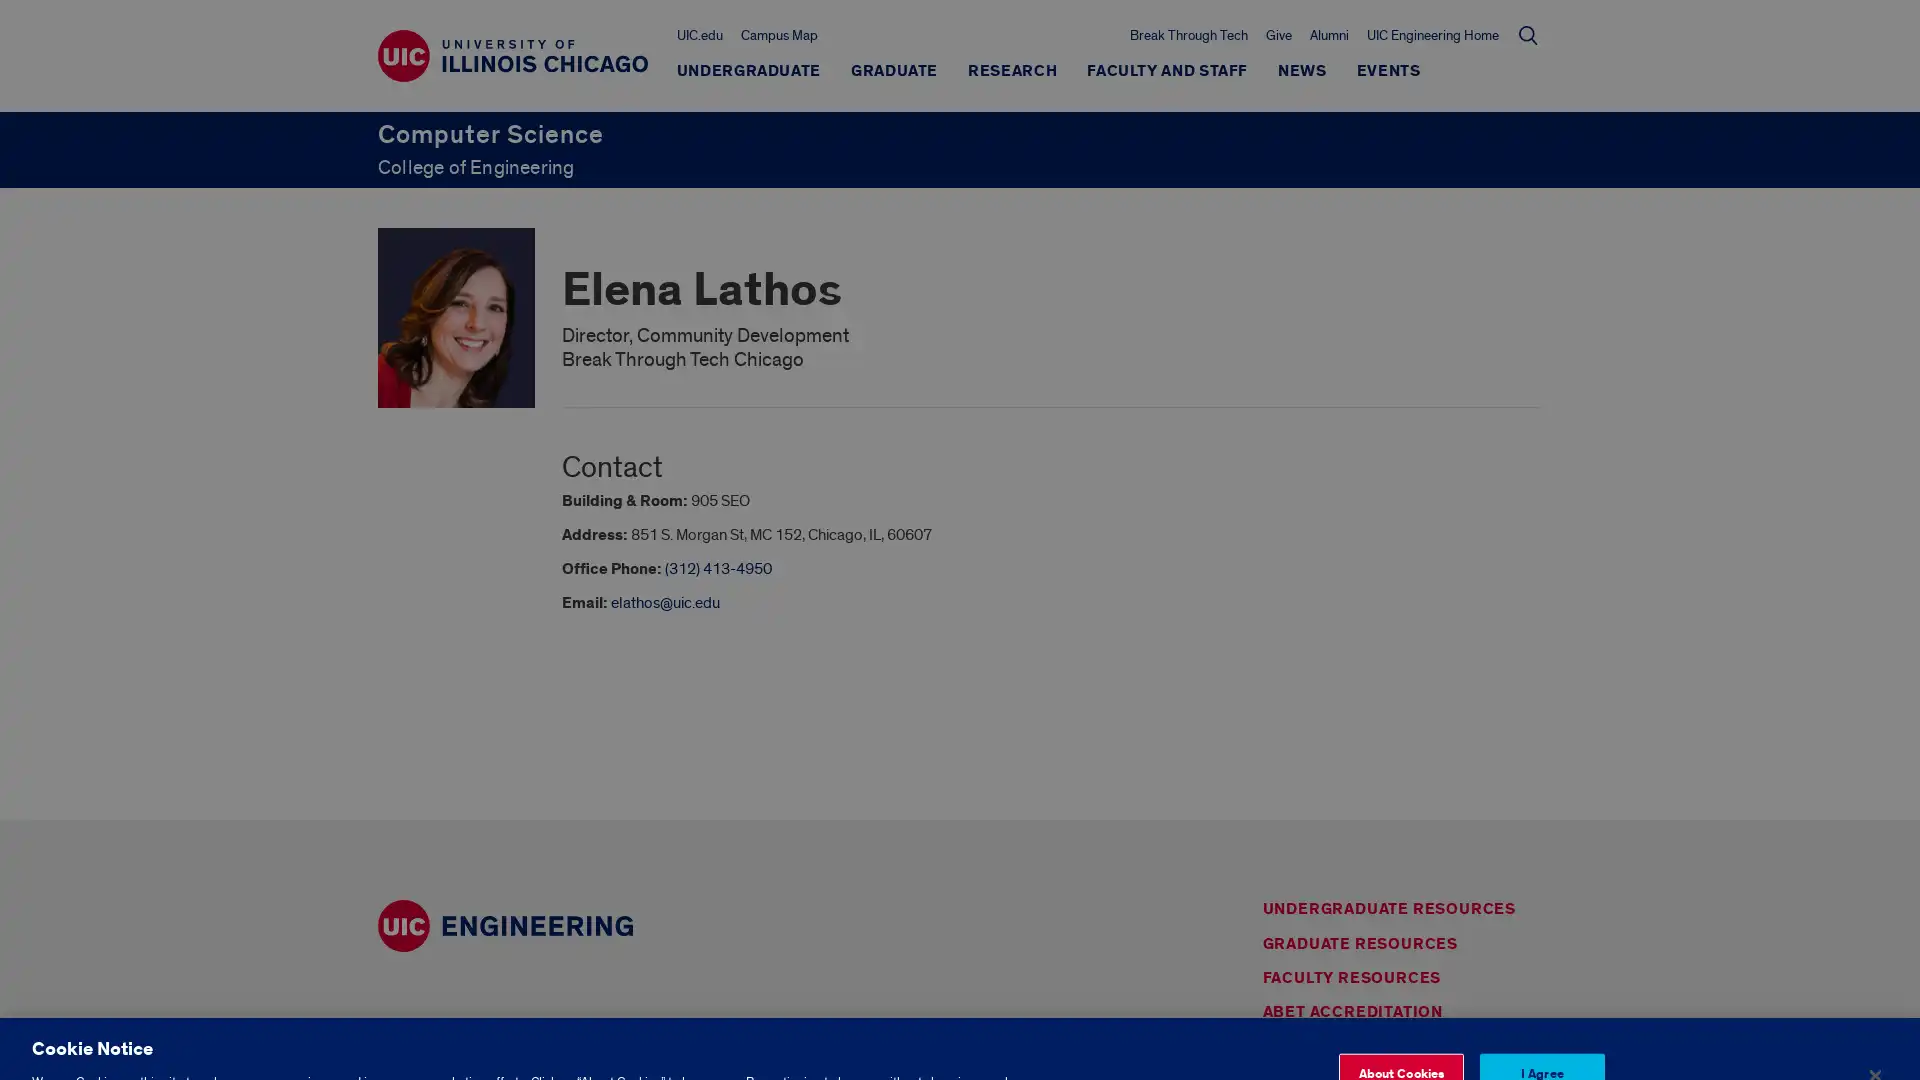 This screenshot has height=1080, width=1920. I want to click on Close, so click(1873, 1021).